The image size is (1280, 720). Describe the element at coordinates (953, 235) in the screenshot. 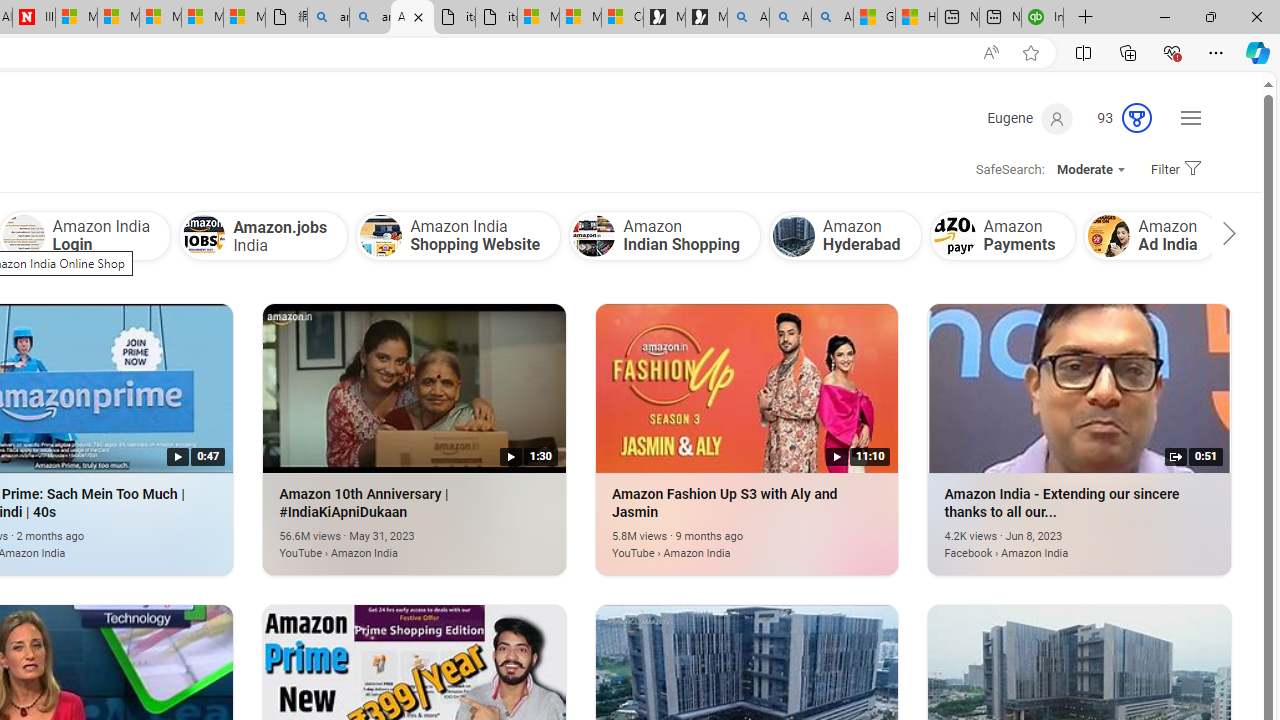

I see `'Amazon Payments'` at that location.